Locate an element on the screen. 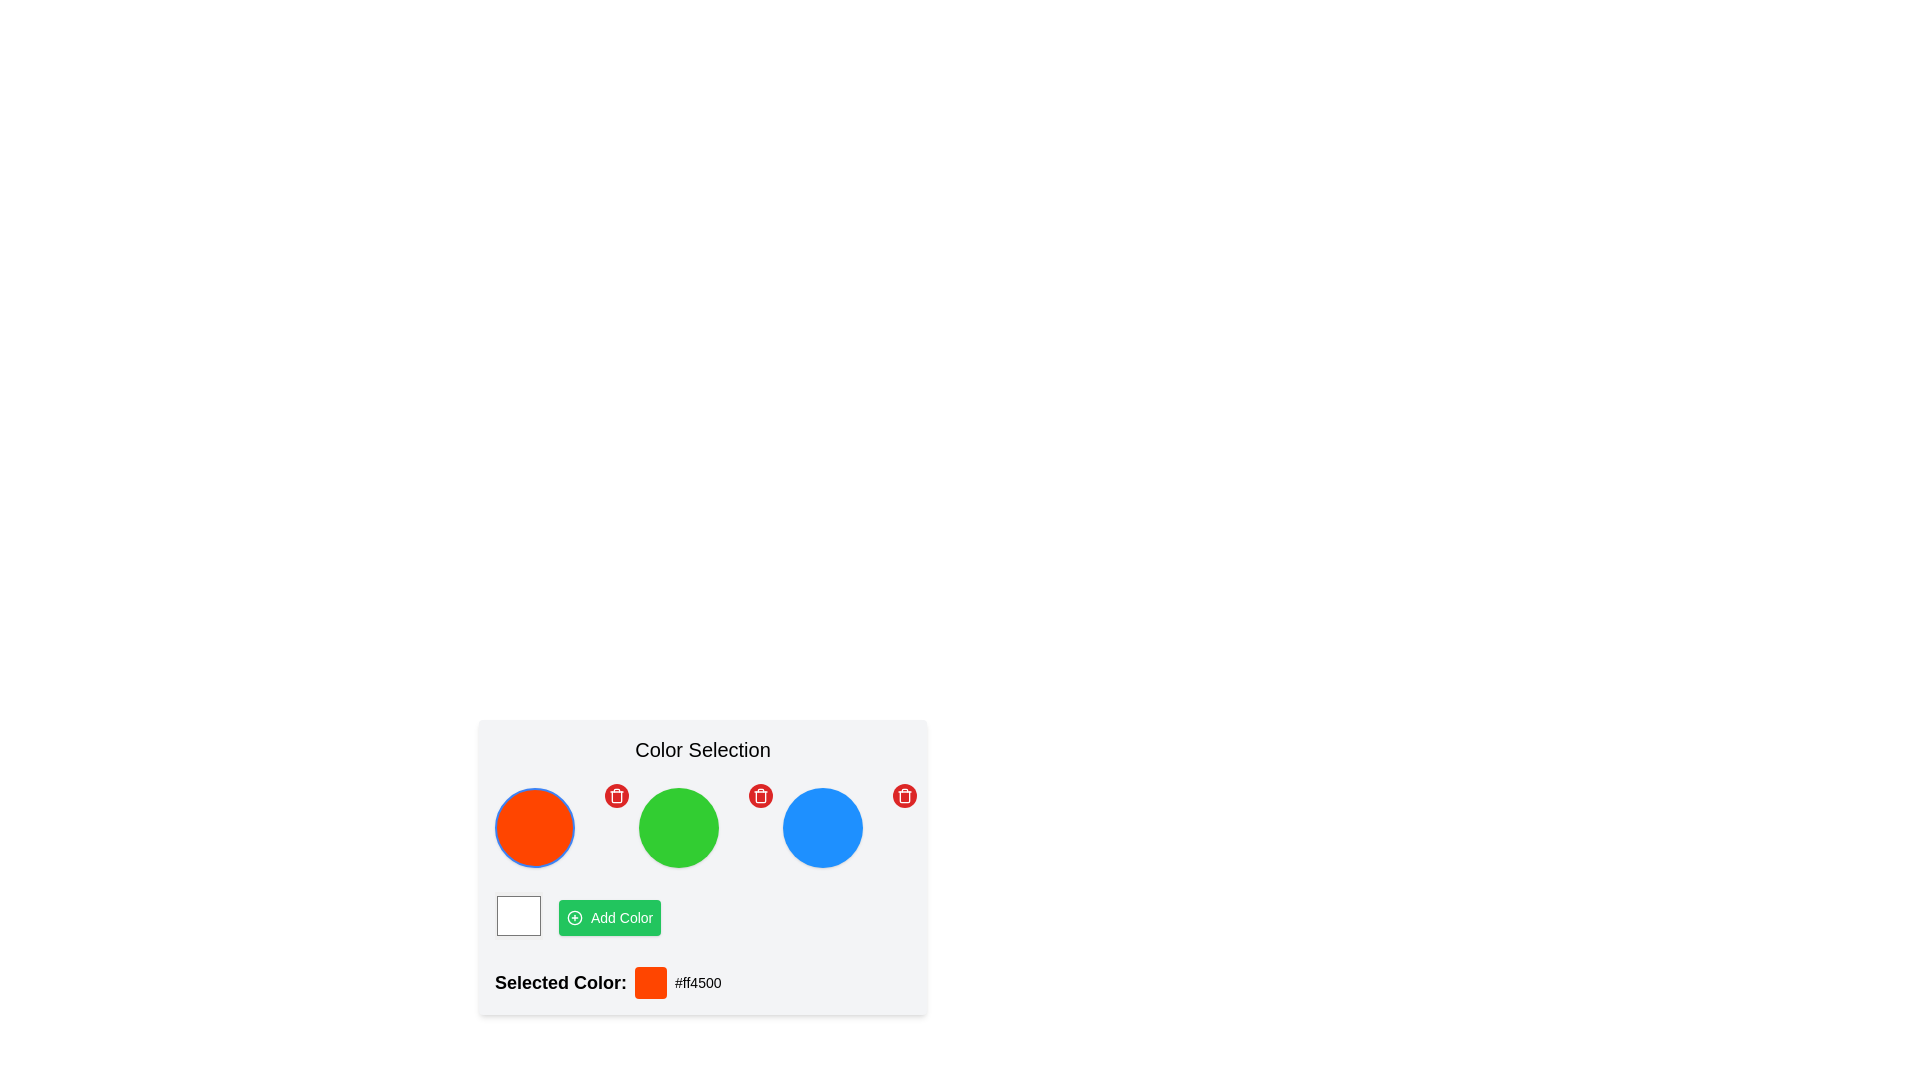  the green rectangular button labeled 'Add Color' for additional information is located at coordinates (609, 917).